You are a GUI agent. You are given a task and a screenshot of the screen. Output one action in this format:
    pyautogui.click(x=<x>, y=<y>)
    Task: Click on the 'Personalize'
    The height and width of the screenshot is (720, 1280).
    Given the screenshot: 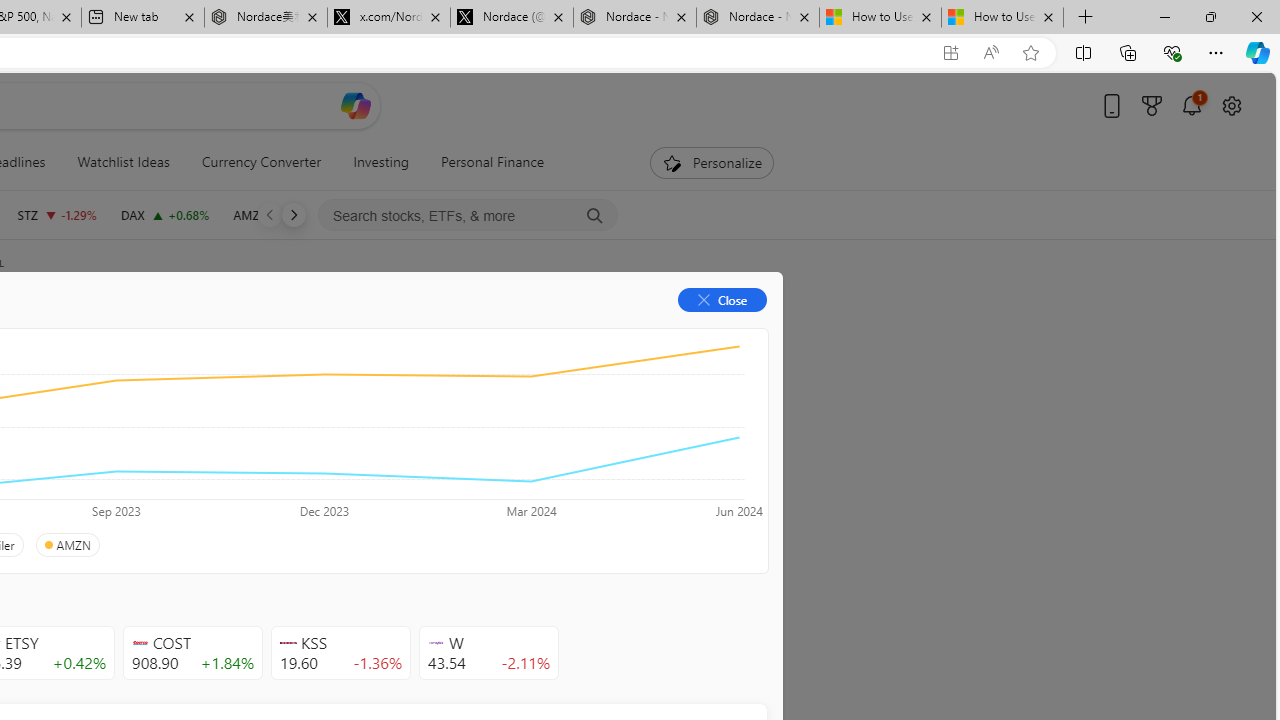 What is the action you would take?
    pyautogui.click(x=711, y=162)
    